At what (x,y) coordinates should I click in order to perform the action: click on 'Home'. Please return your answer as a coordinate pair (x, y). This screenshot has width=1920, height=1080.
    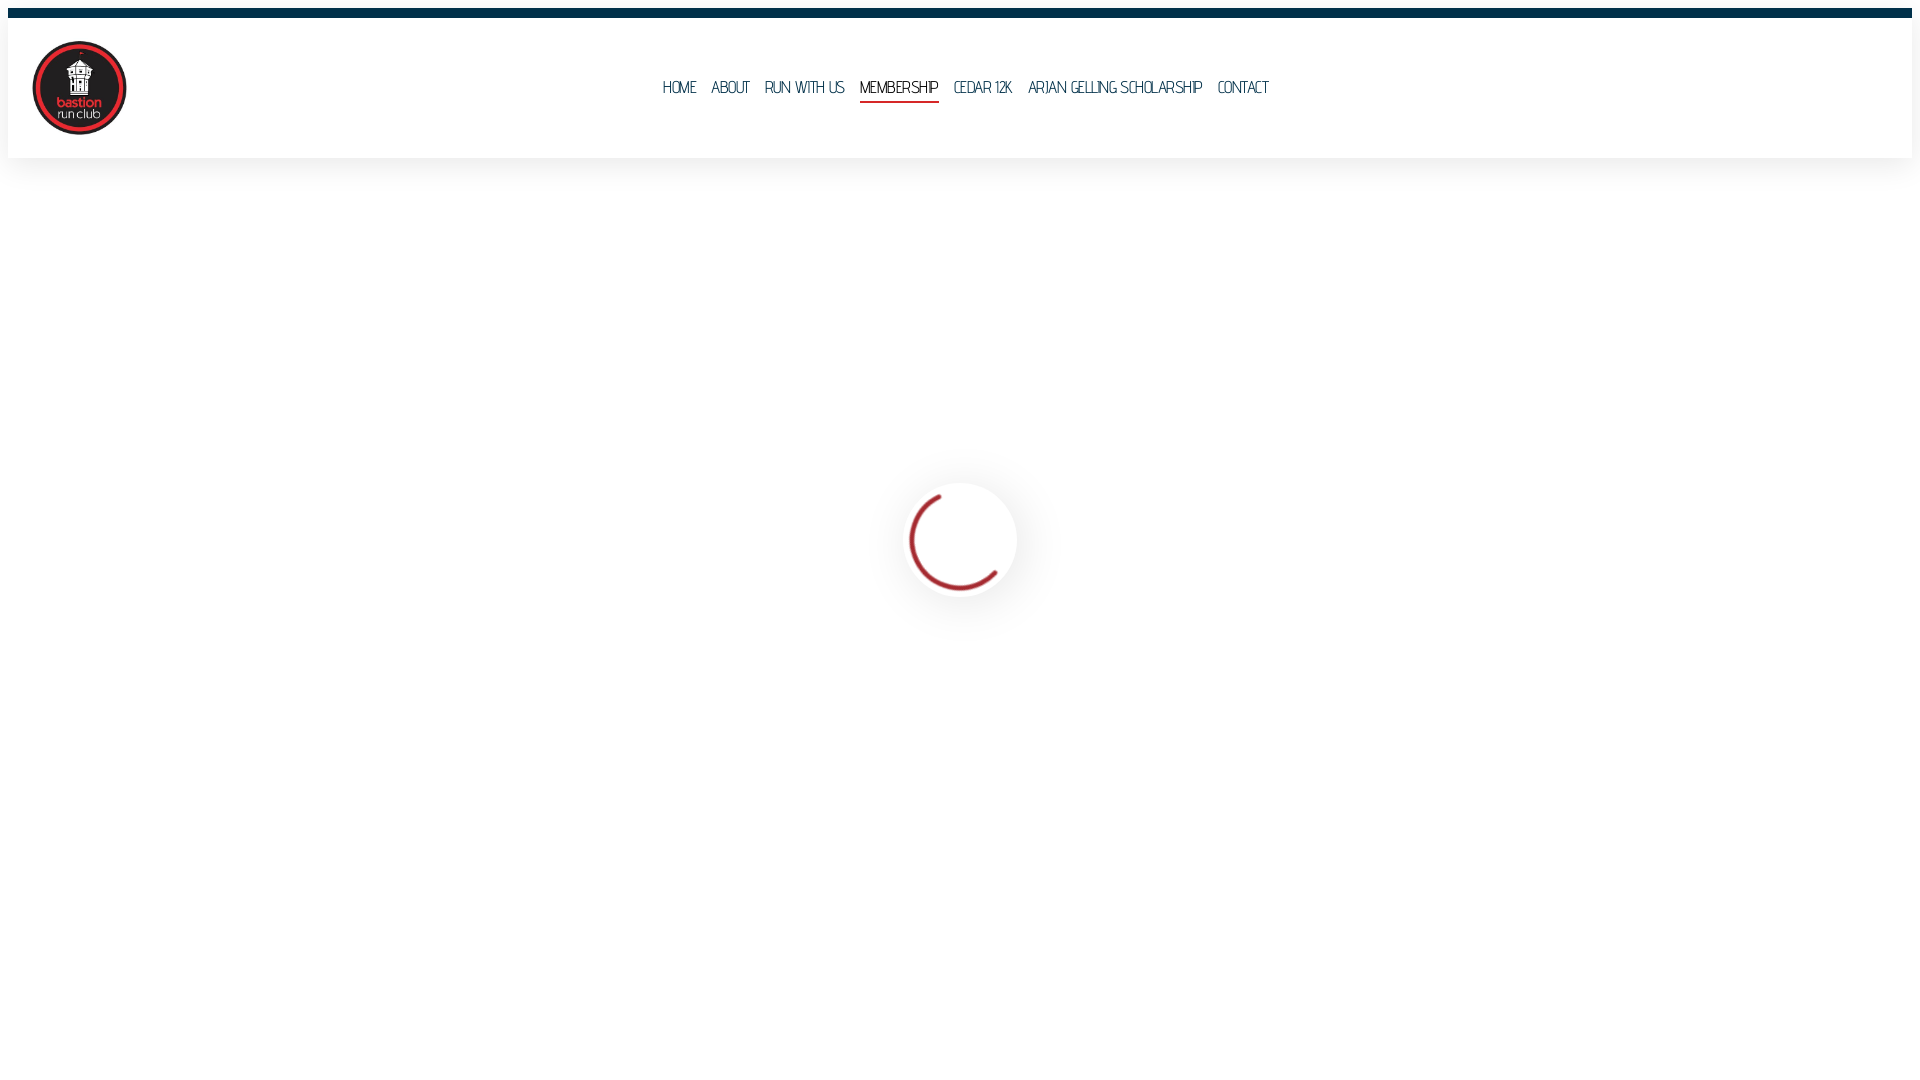
    Looking at the image, I should click on (8, 208).